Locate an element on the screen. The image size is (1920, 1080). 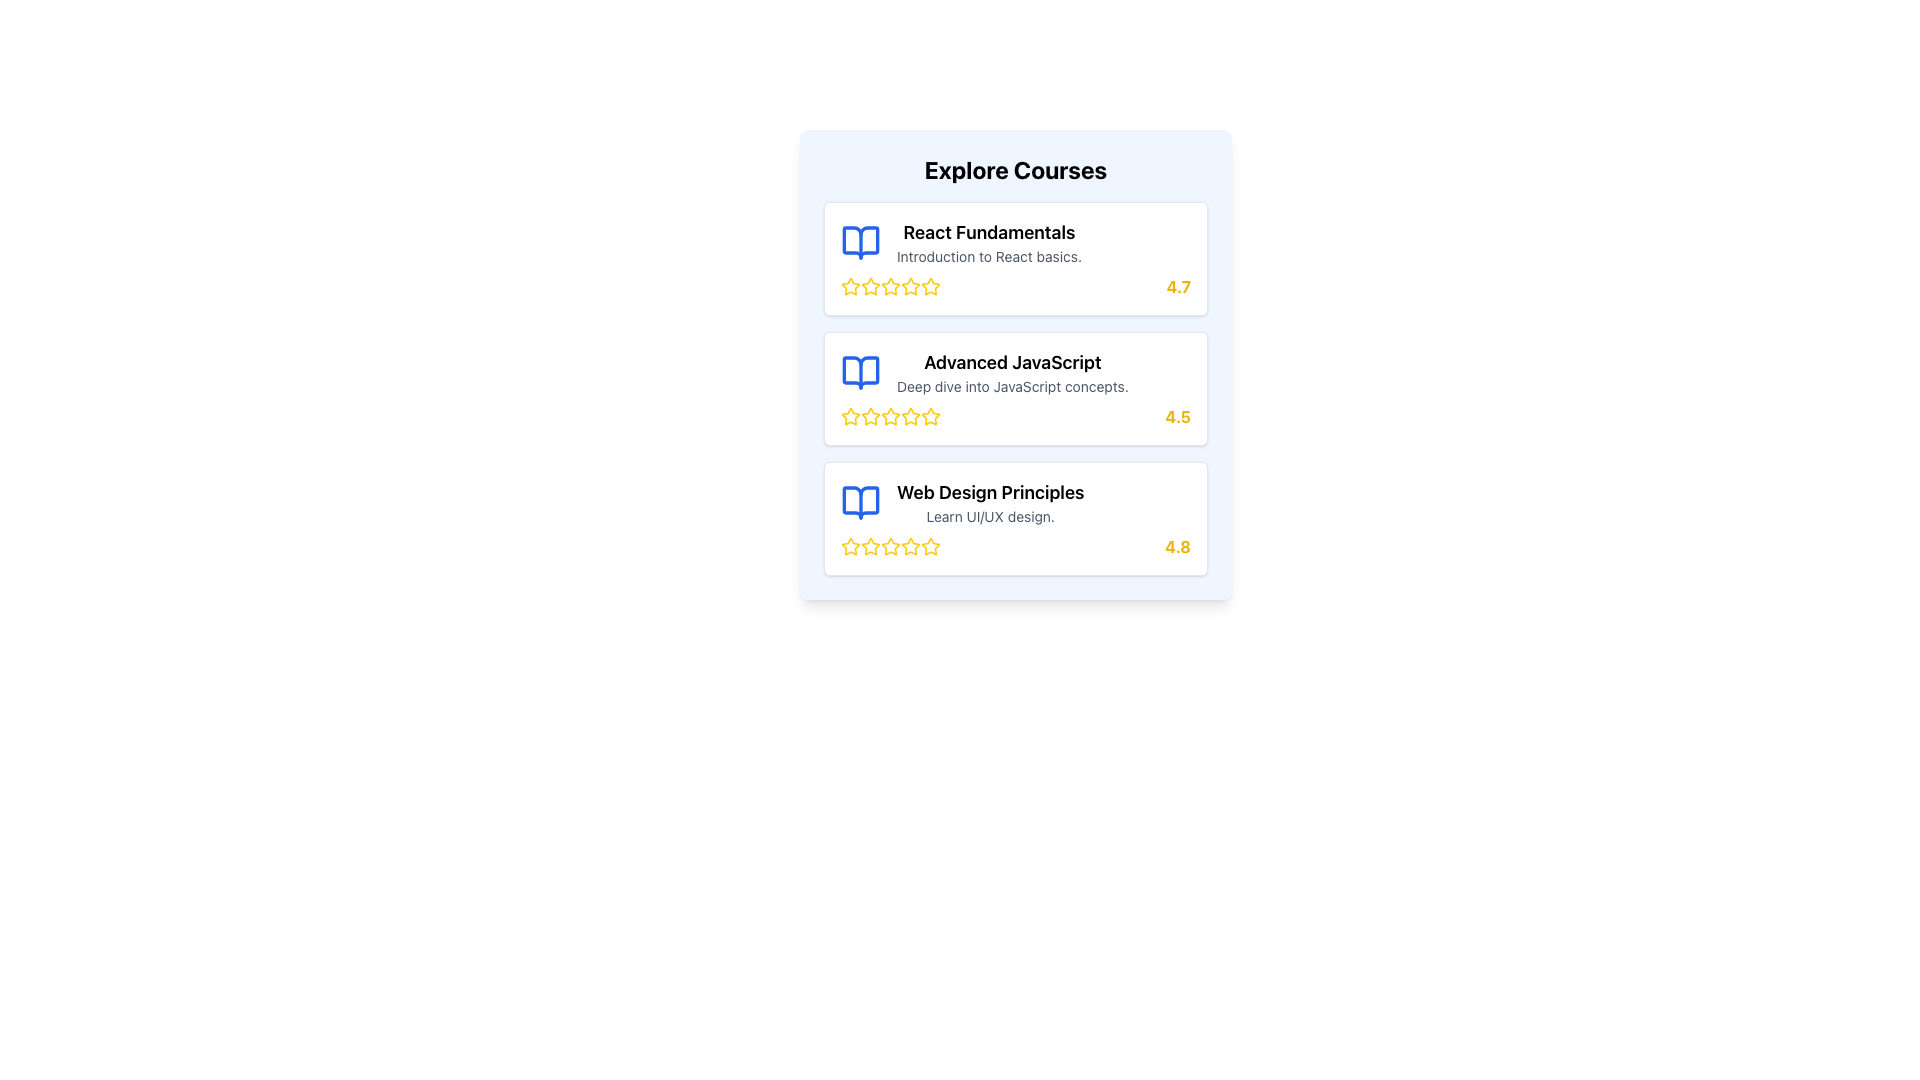
the first star icon in the Web Design Principles rating section to rate it is located at coordinates (870, 546).